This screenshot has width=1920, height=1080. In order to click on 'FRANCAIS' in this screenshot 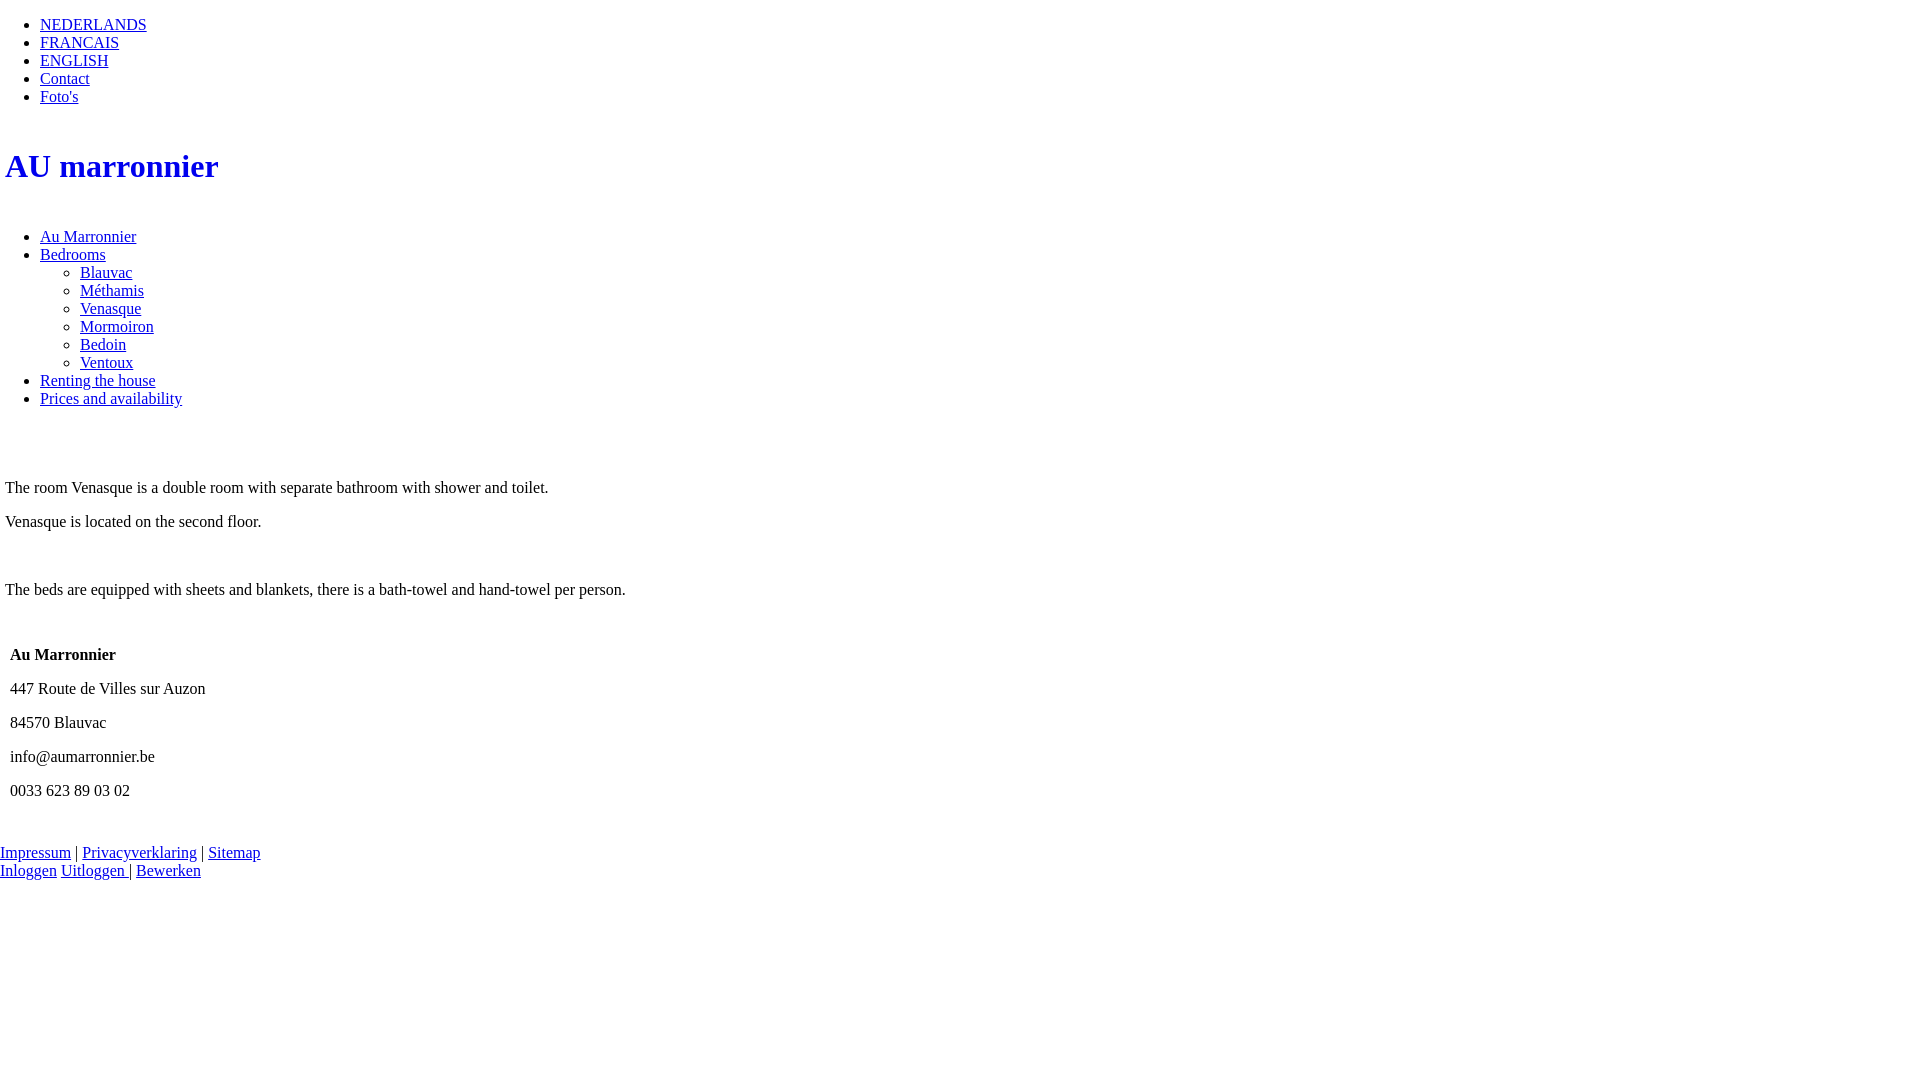, I will do `click(79, 42)`.